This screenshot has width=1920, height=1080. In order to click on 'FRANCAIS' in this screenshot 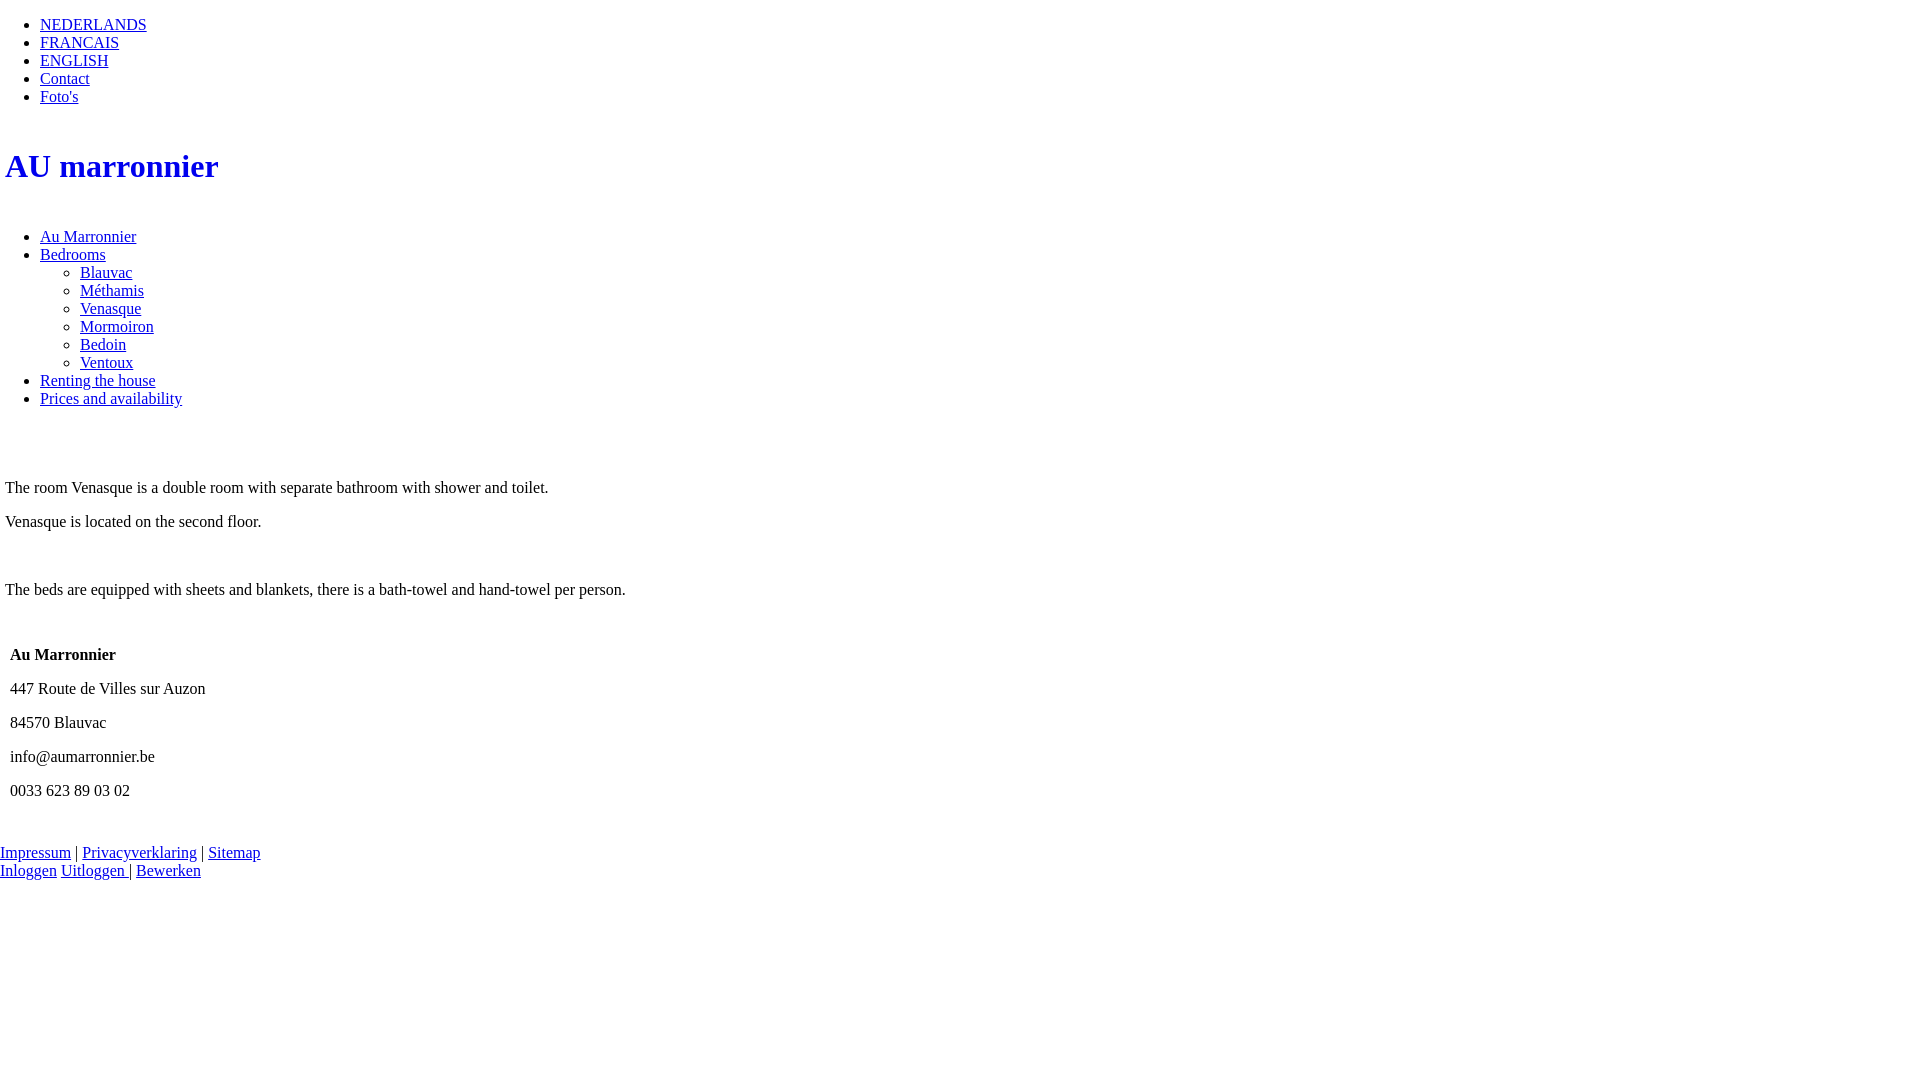, I will do `click(79, 42)`.